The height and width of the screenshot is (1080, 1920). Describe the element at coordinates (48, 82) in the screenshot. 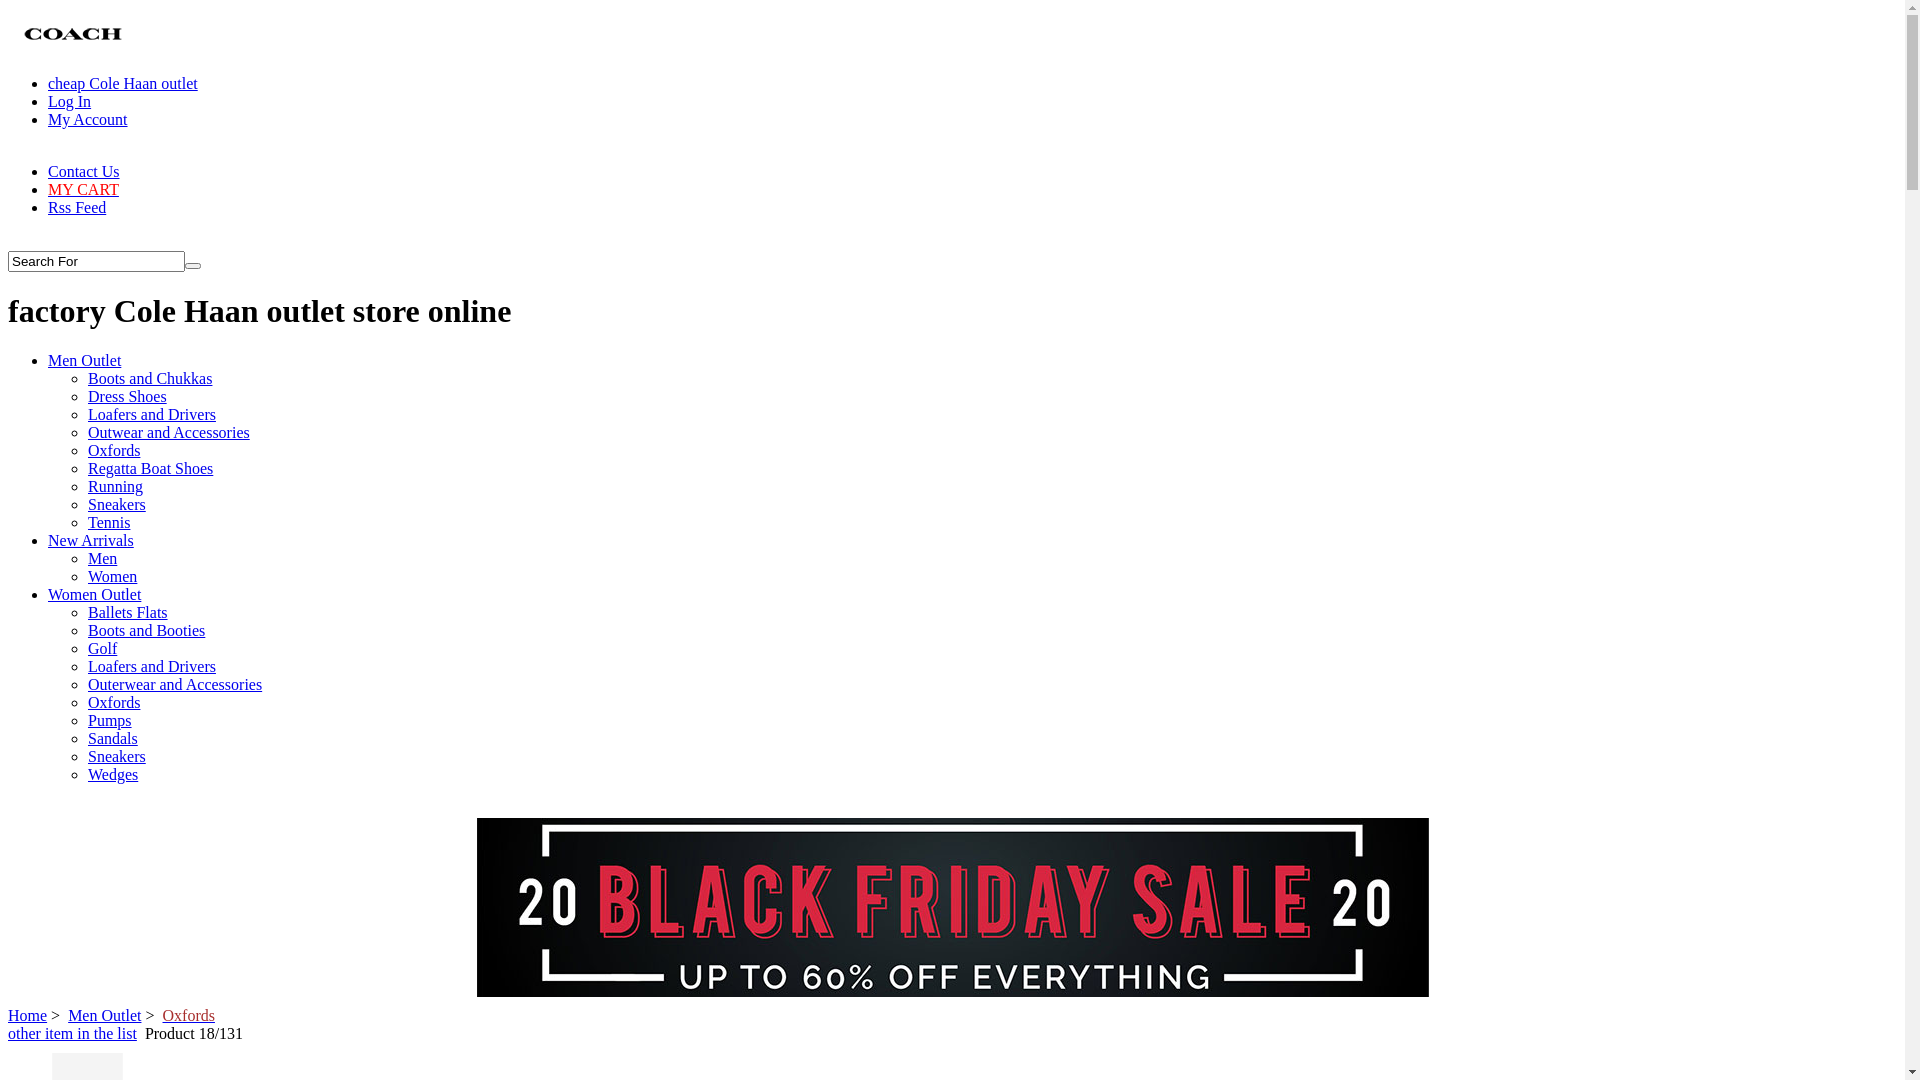

I see `'cheap Cole Haan outlet'` at that location.